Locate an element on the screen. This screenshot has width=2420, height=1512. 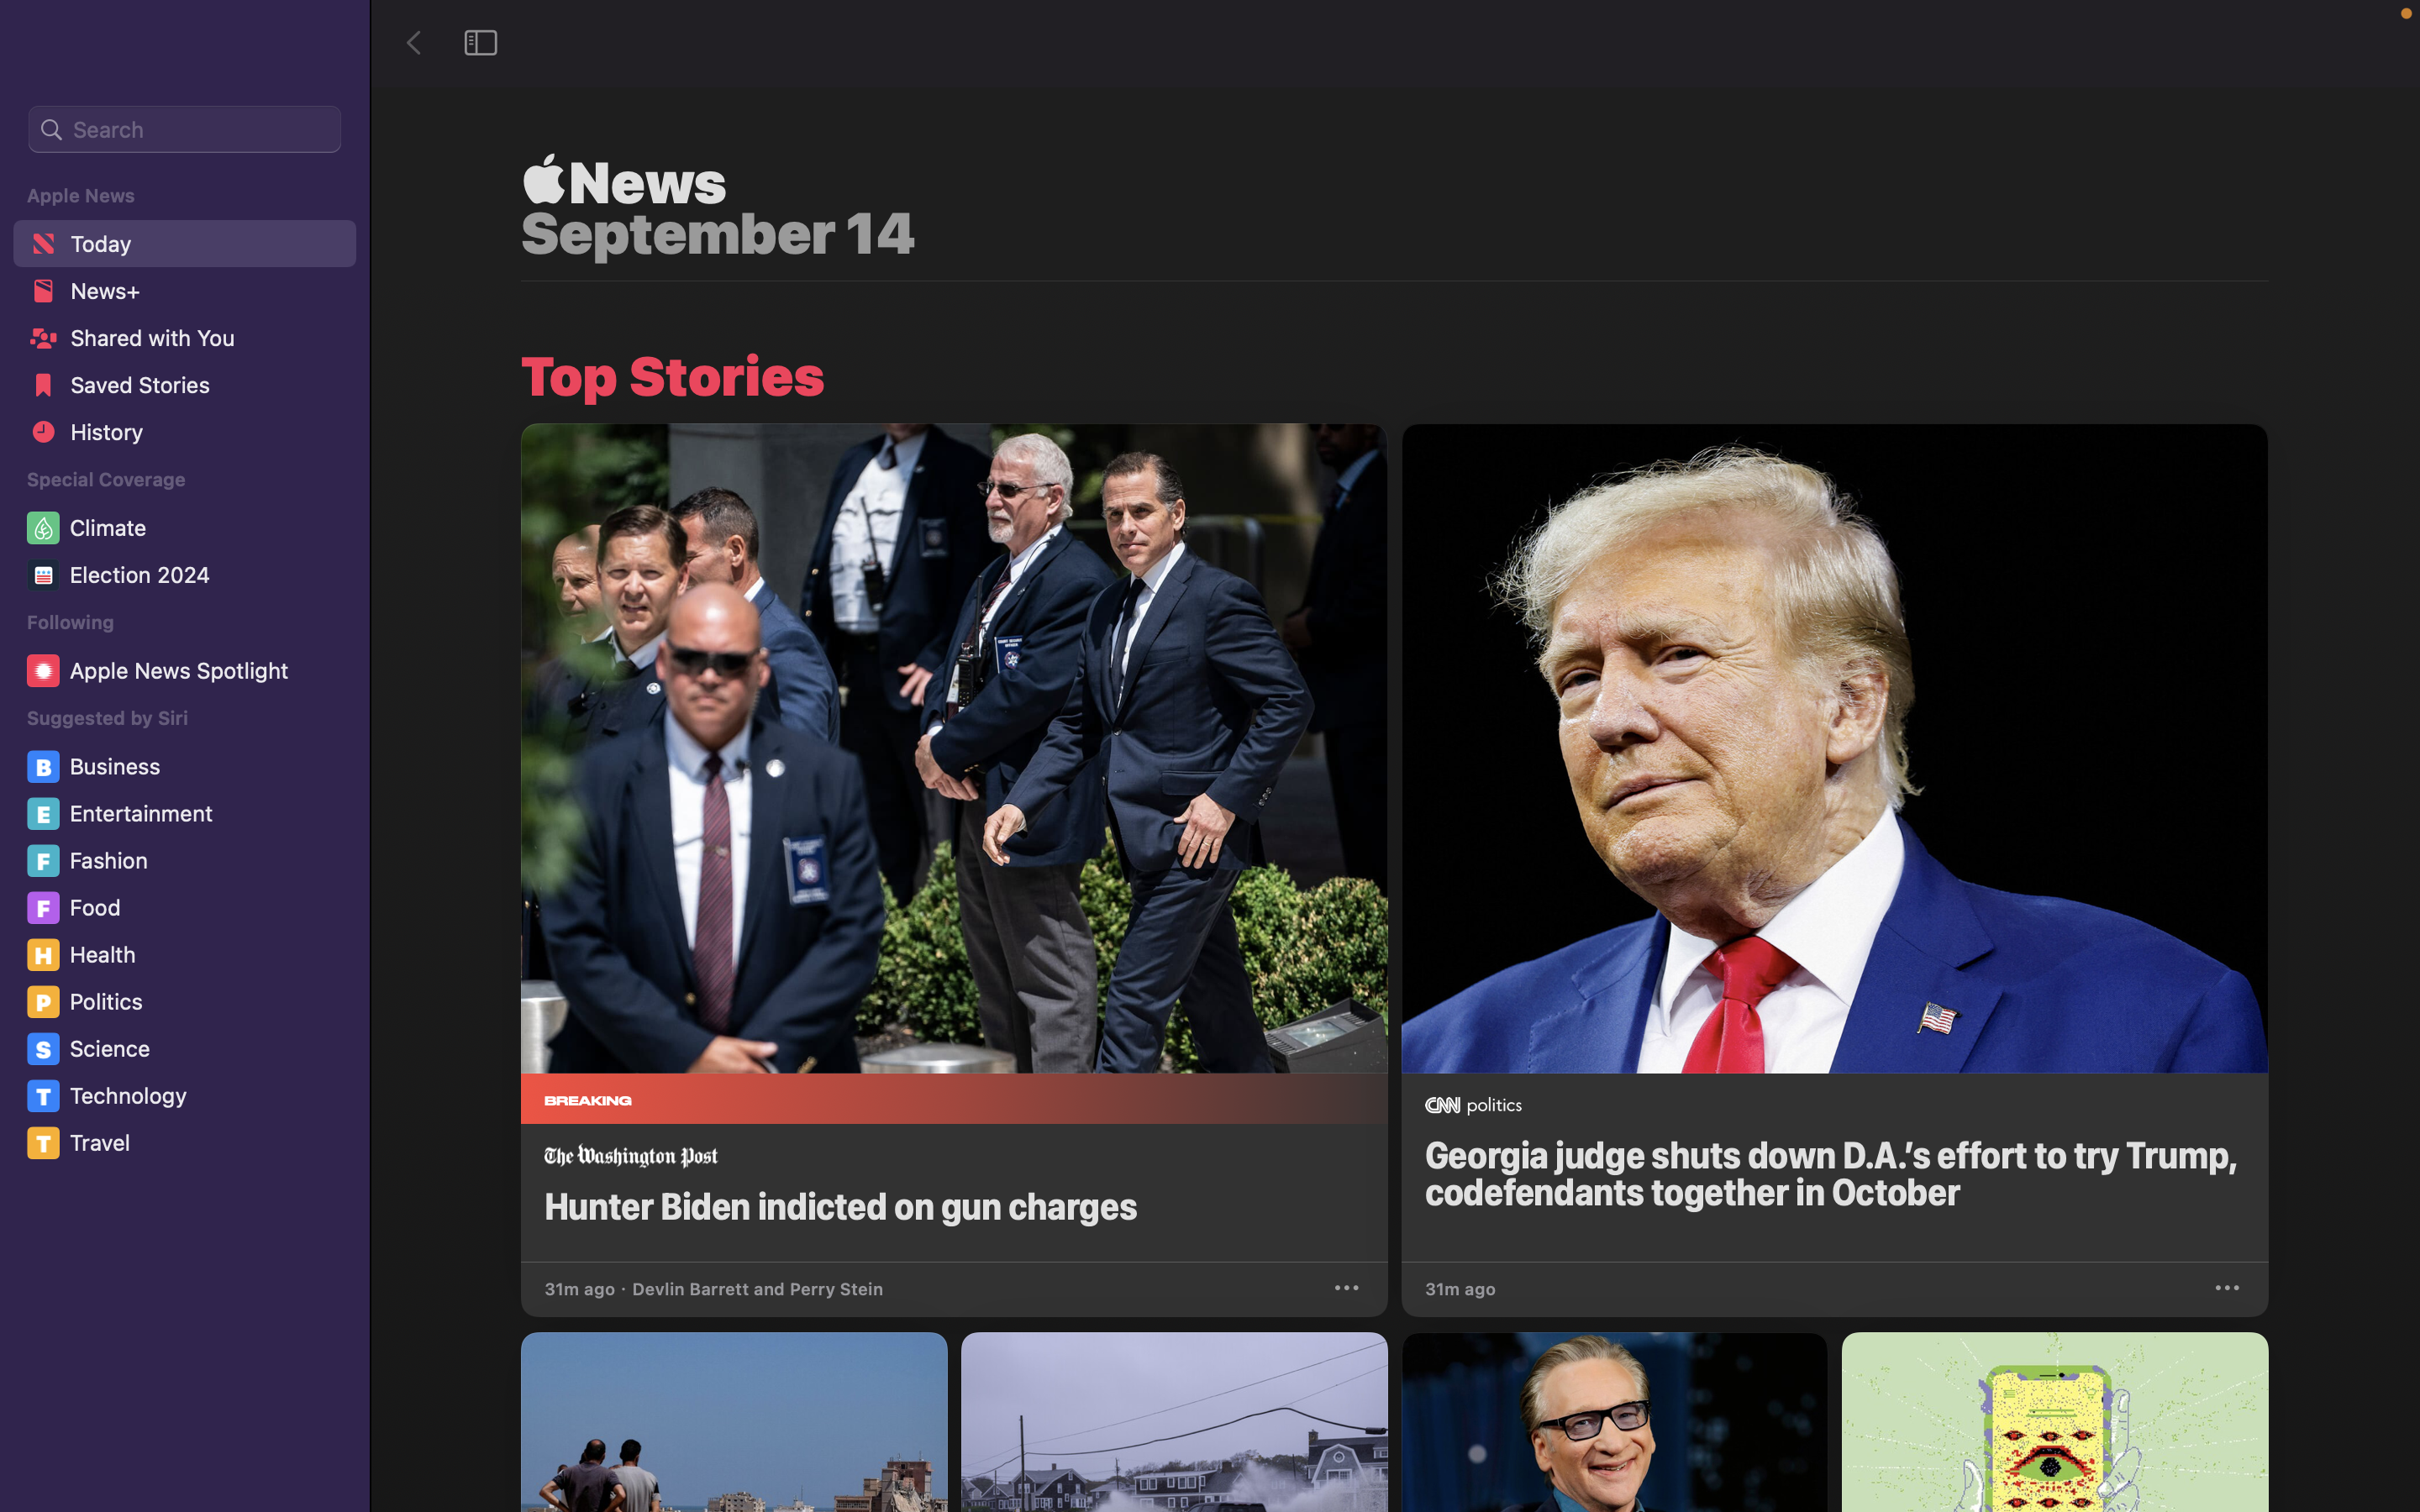
Move to the "Technology" segment is located at coordinates (187, 1096).